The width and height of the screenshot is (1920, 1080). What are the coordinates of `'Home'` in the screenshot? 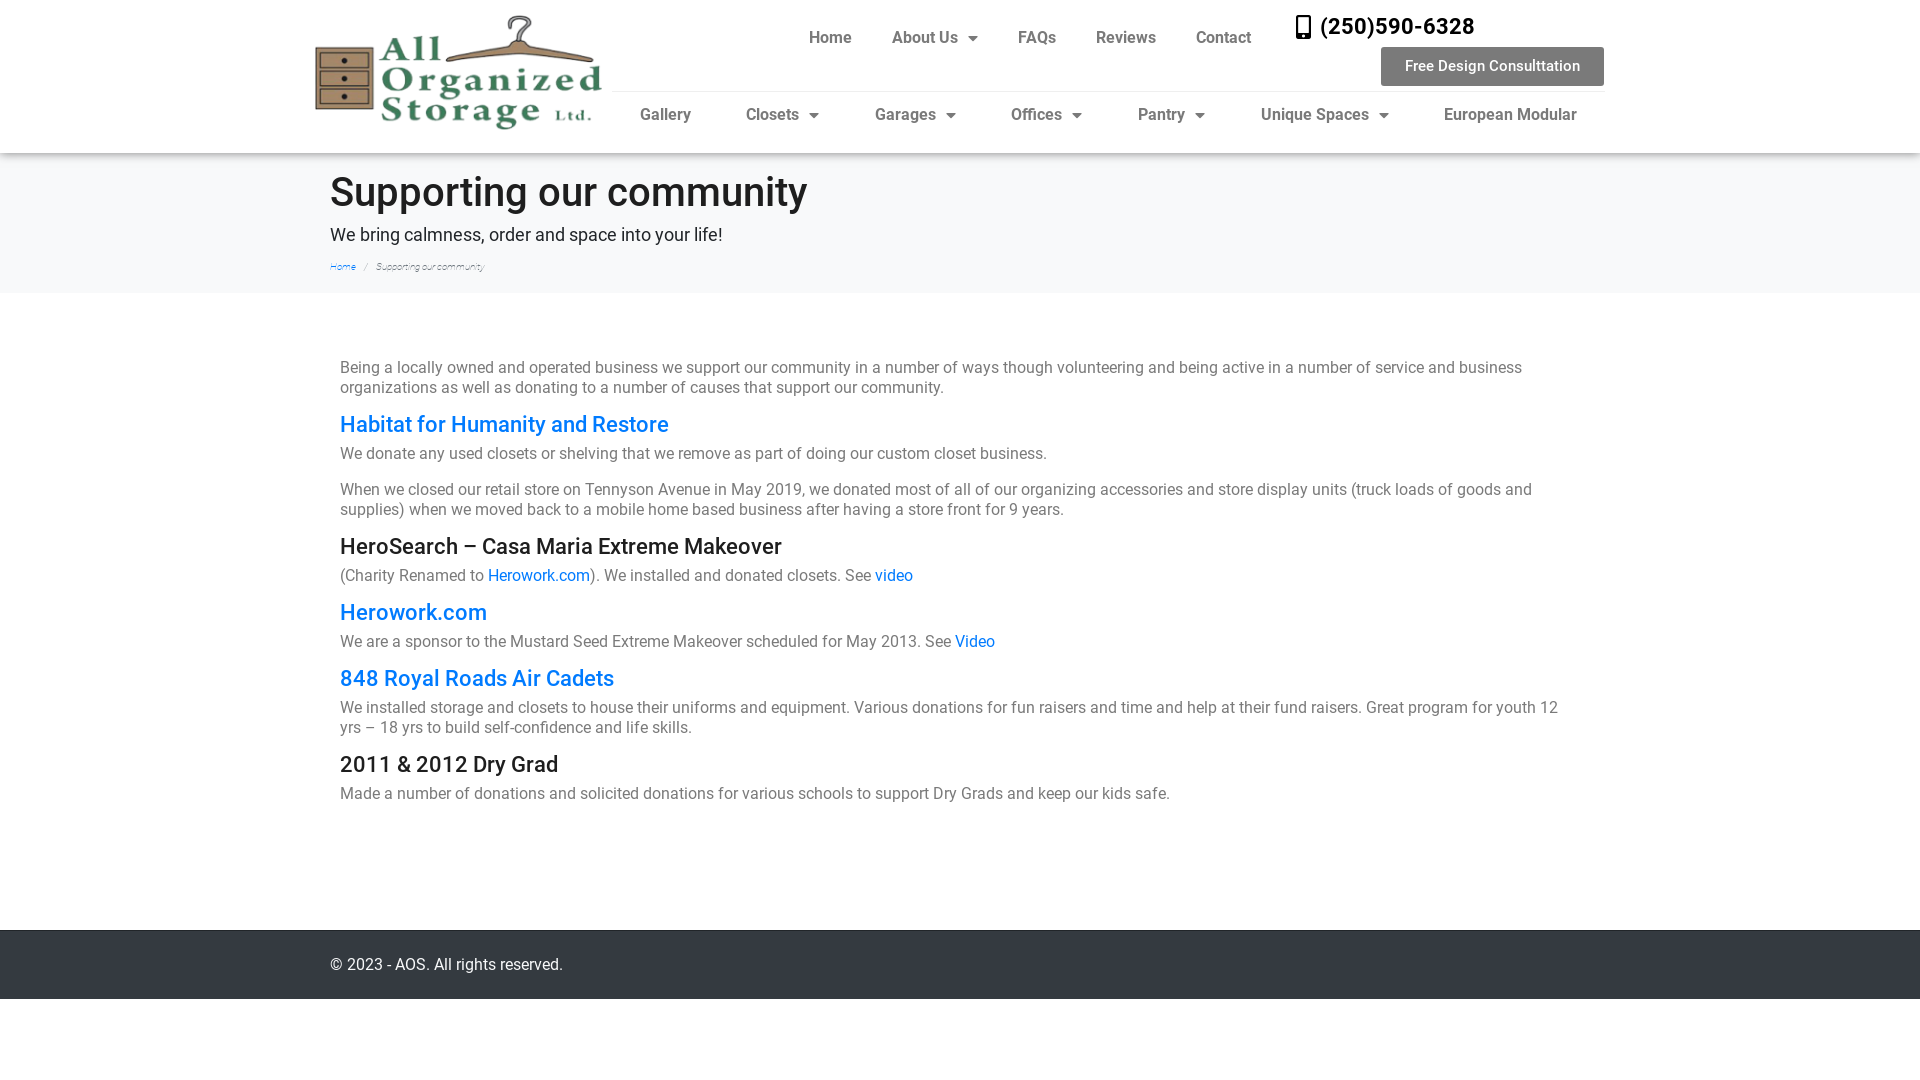 It's located at (342, 265).